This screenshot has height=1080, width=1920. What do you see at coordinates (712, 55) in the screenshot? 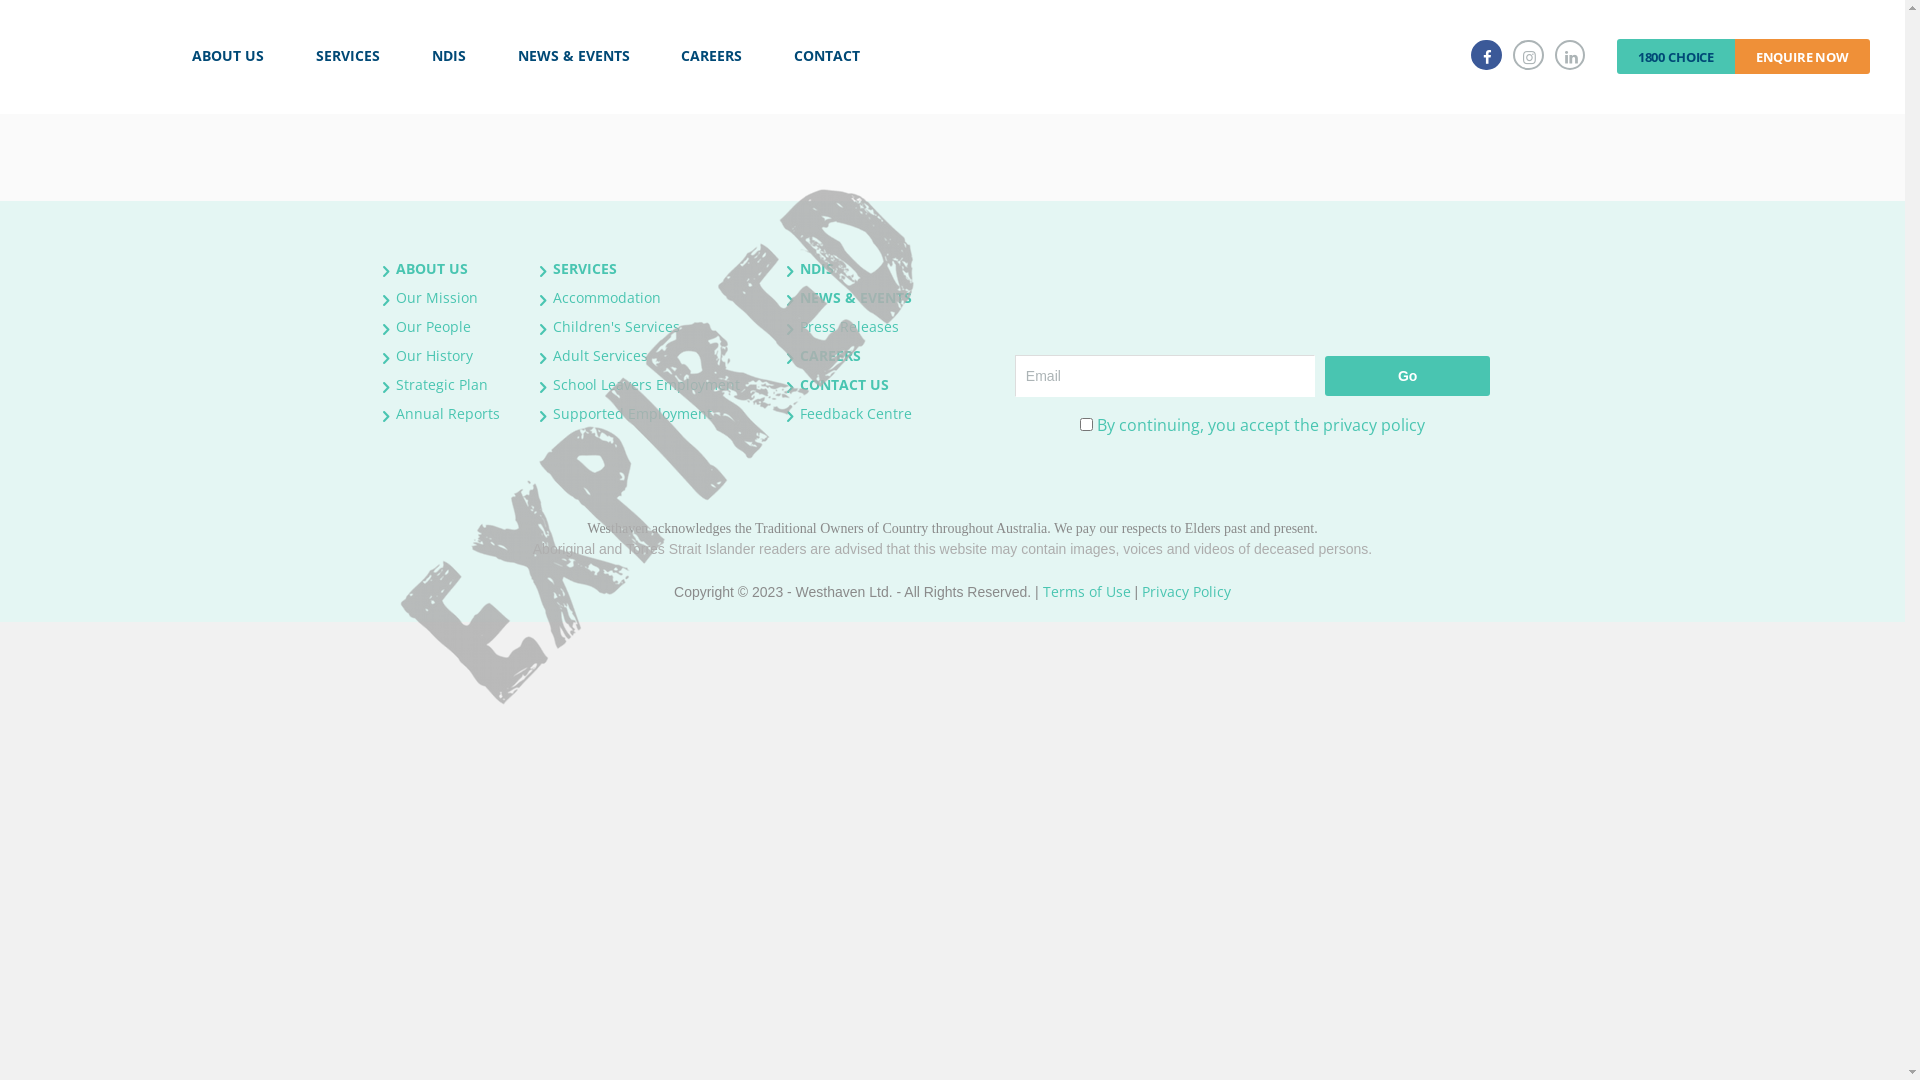
I see `'CAREERS'` at bounding box center [712, 55].